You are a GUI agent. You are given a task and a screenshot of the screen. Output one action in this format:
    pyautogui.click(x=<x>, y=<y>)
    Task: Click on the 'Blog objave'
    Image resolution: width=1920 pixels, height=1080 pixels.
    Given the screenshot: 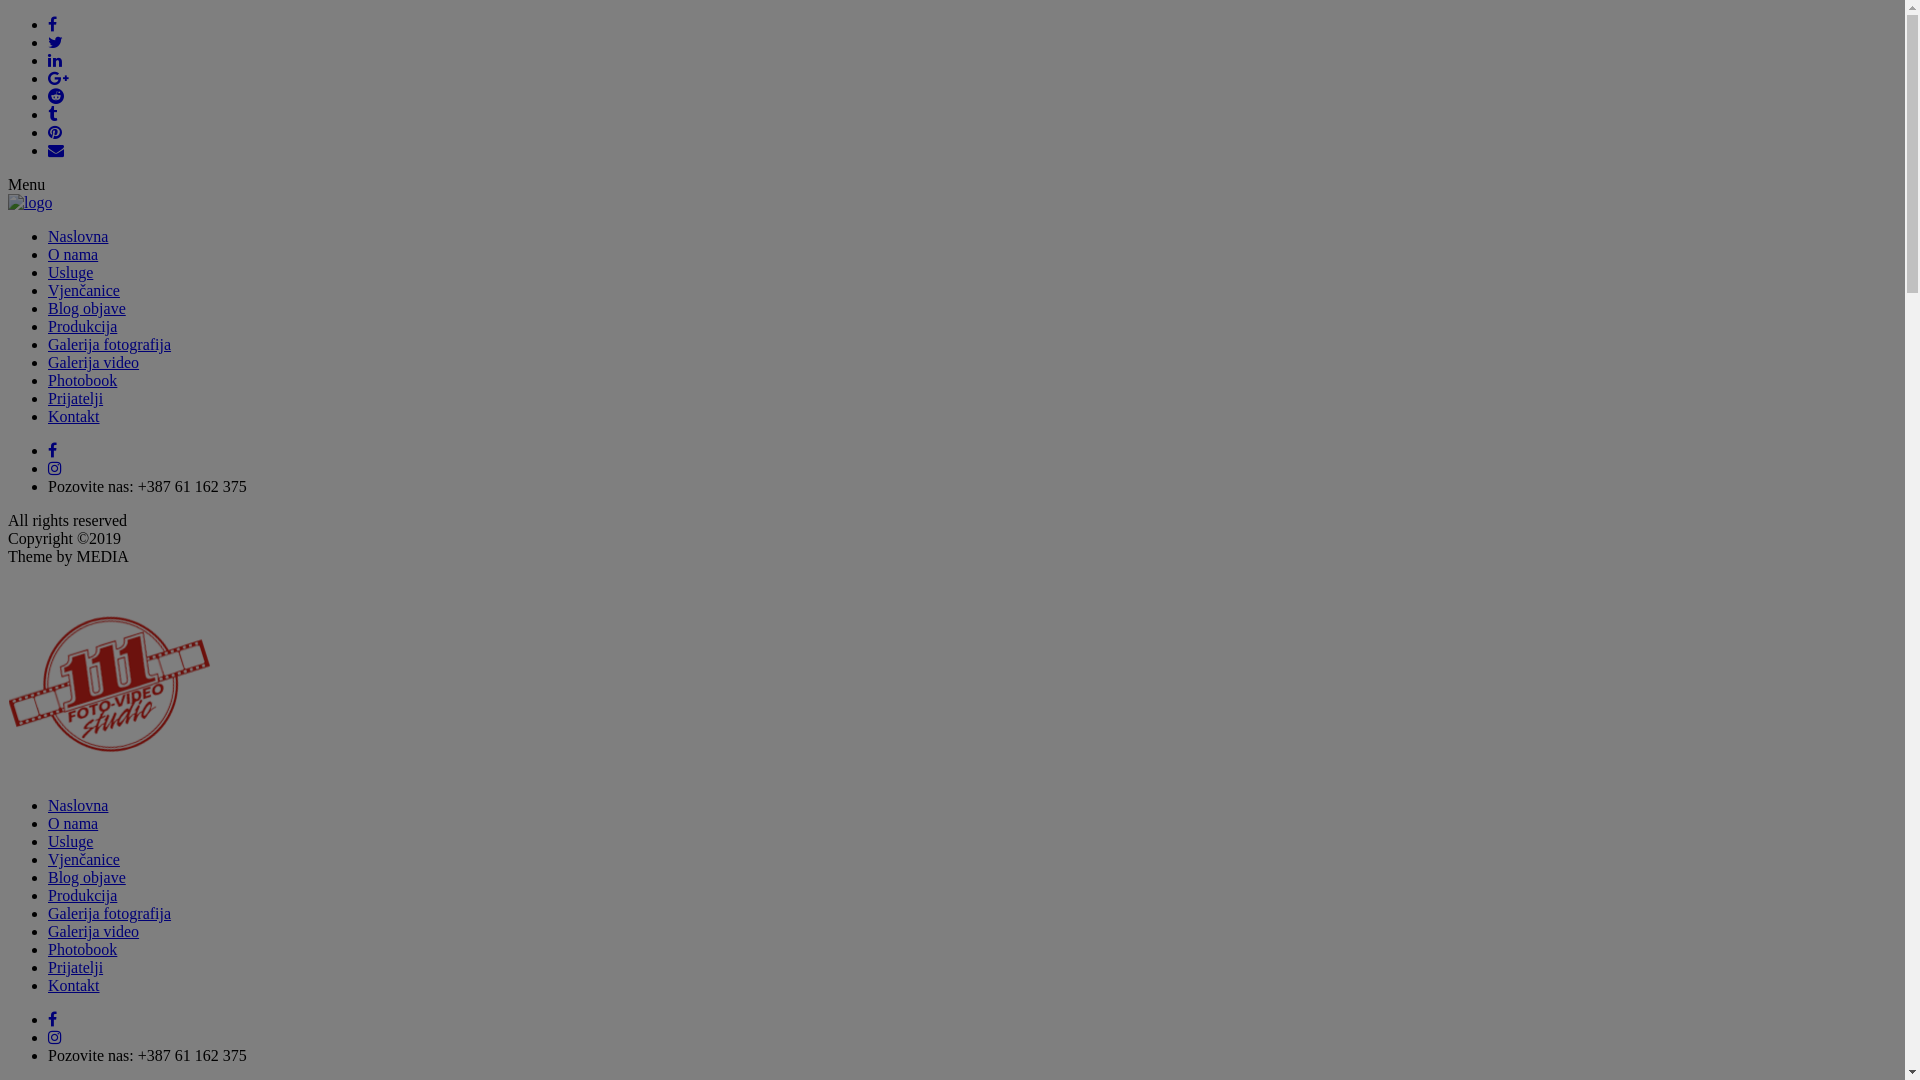 What is the action you would take?
    pyautogui.click(x=85, y=876)
    